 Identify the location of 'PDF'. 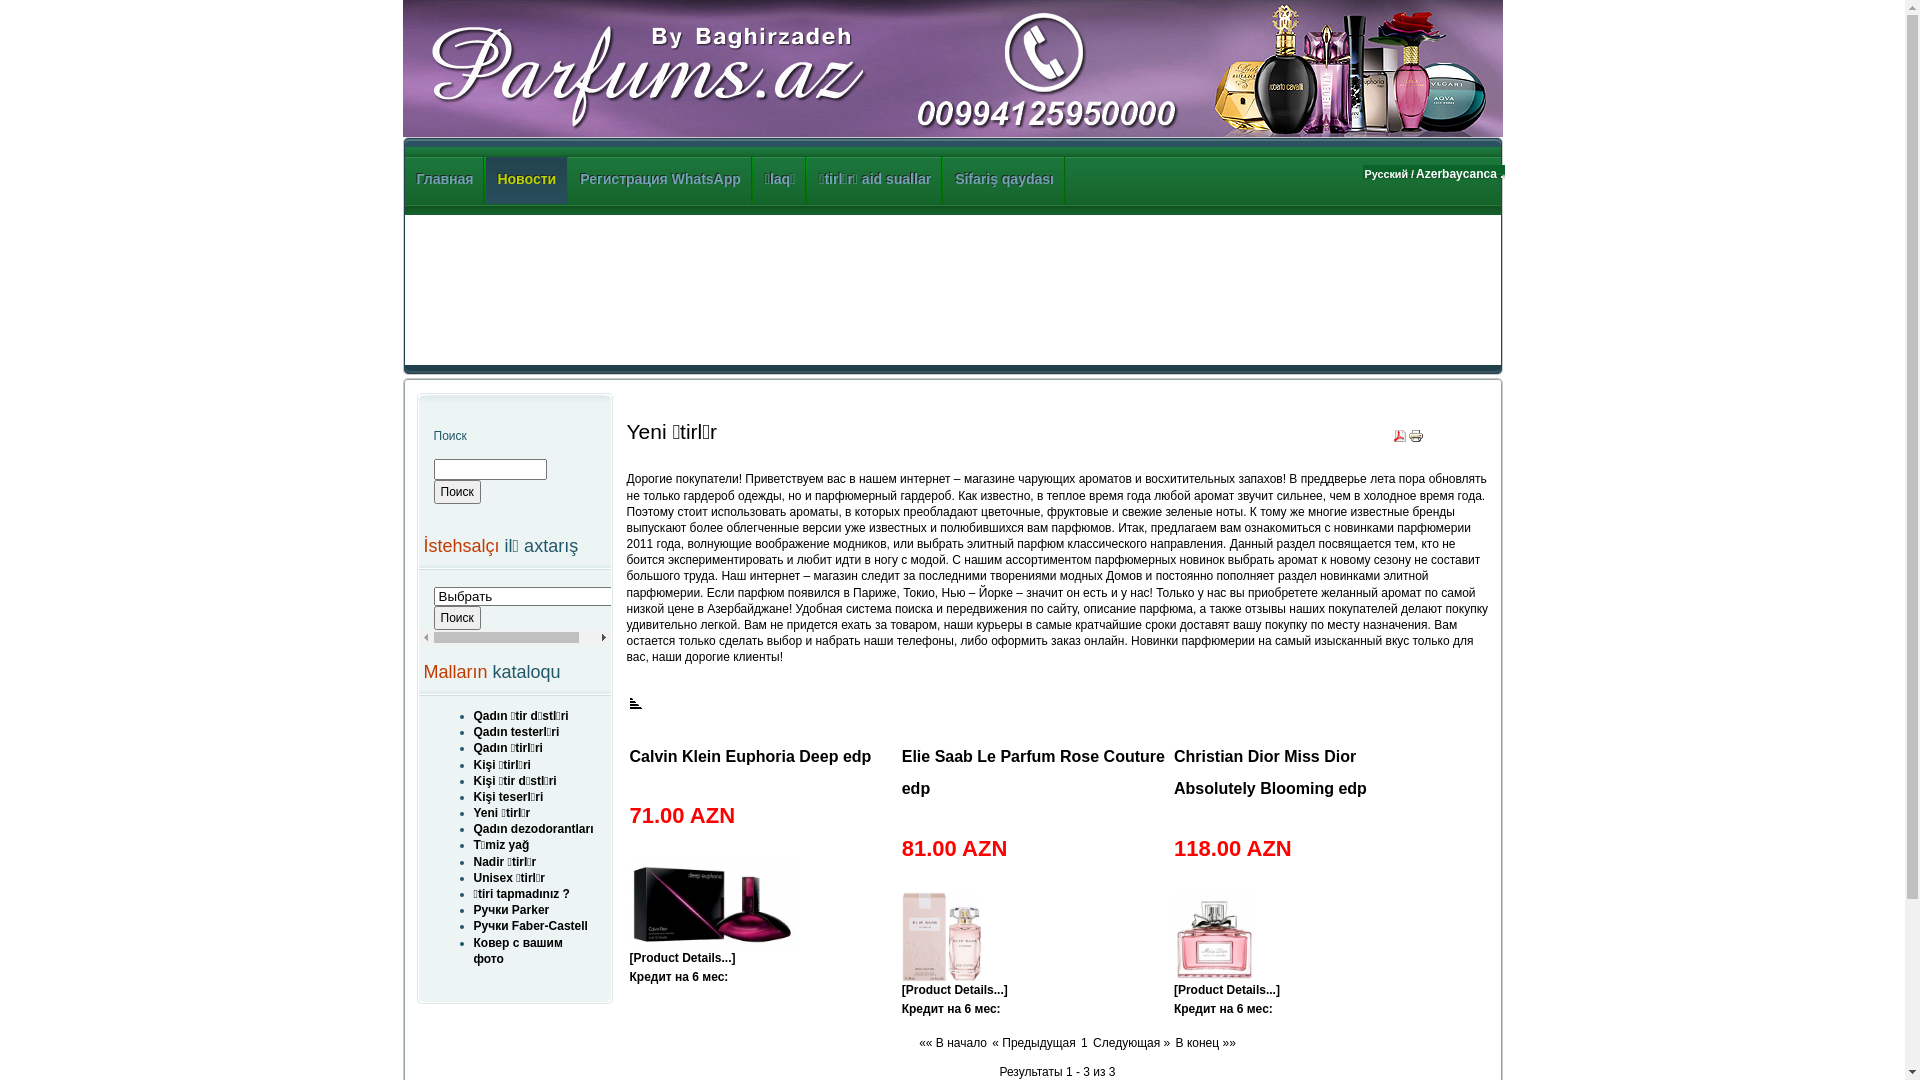
(1399, 431).